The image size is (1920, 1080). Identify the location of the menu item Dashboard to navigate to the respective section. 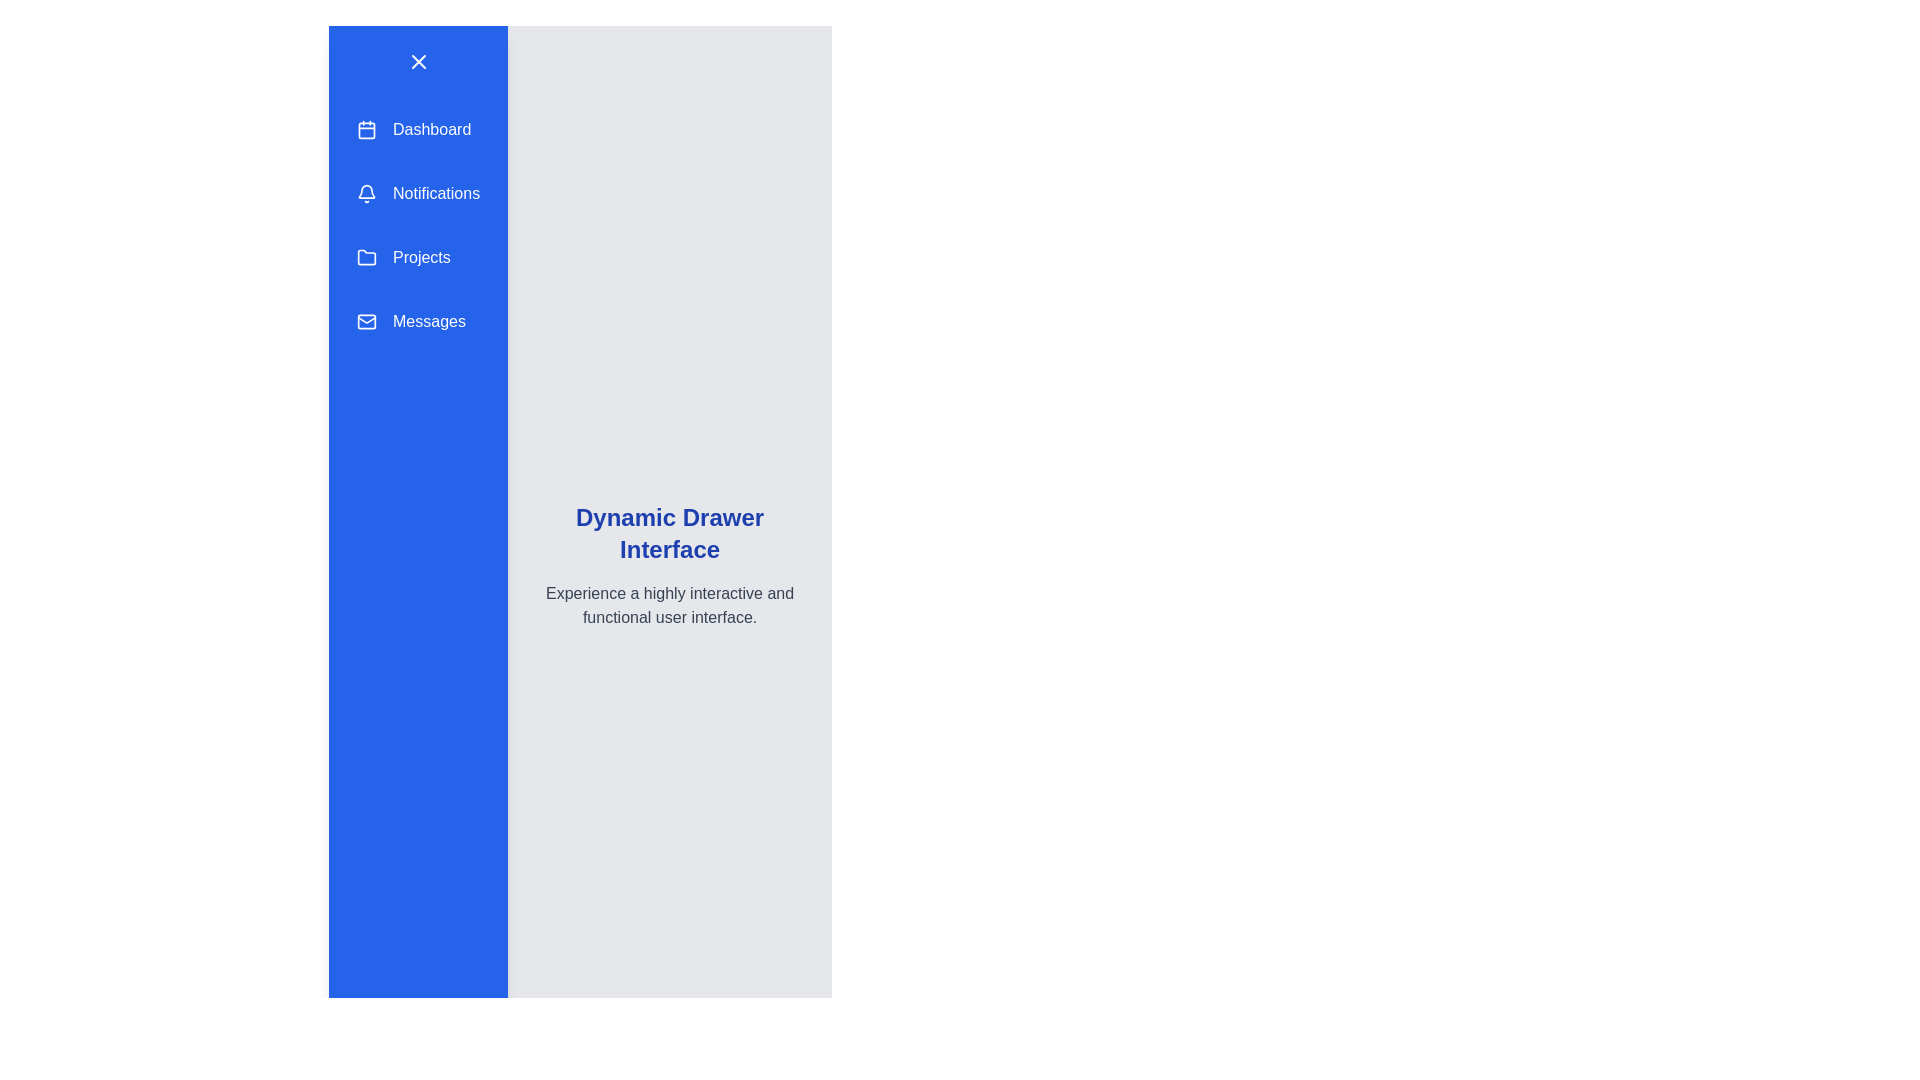
(417, 130).